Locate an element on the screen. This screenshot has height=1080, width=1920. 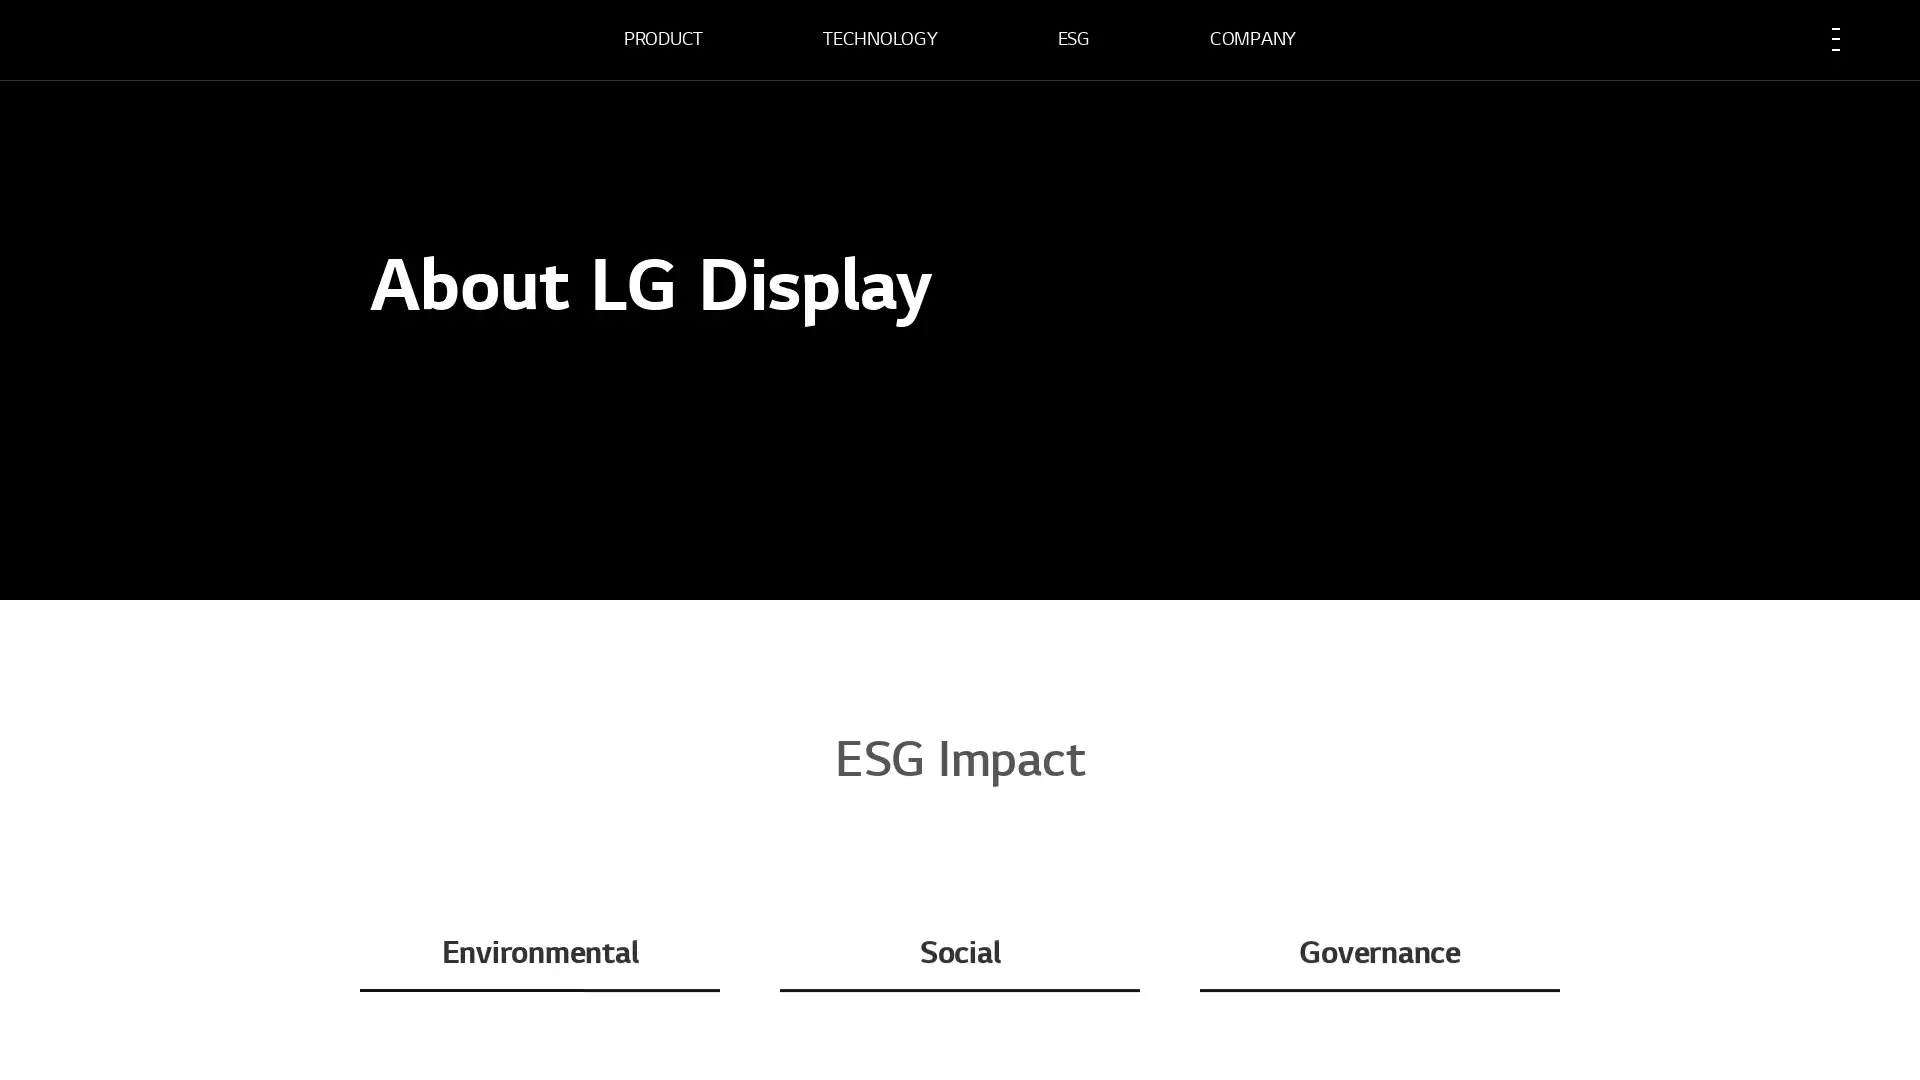
/ is located at coordinates (401, 455).